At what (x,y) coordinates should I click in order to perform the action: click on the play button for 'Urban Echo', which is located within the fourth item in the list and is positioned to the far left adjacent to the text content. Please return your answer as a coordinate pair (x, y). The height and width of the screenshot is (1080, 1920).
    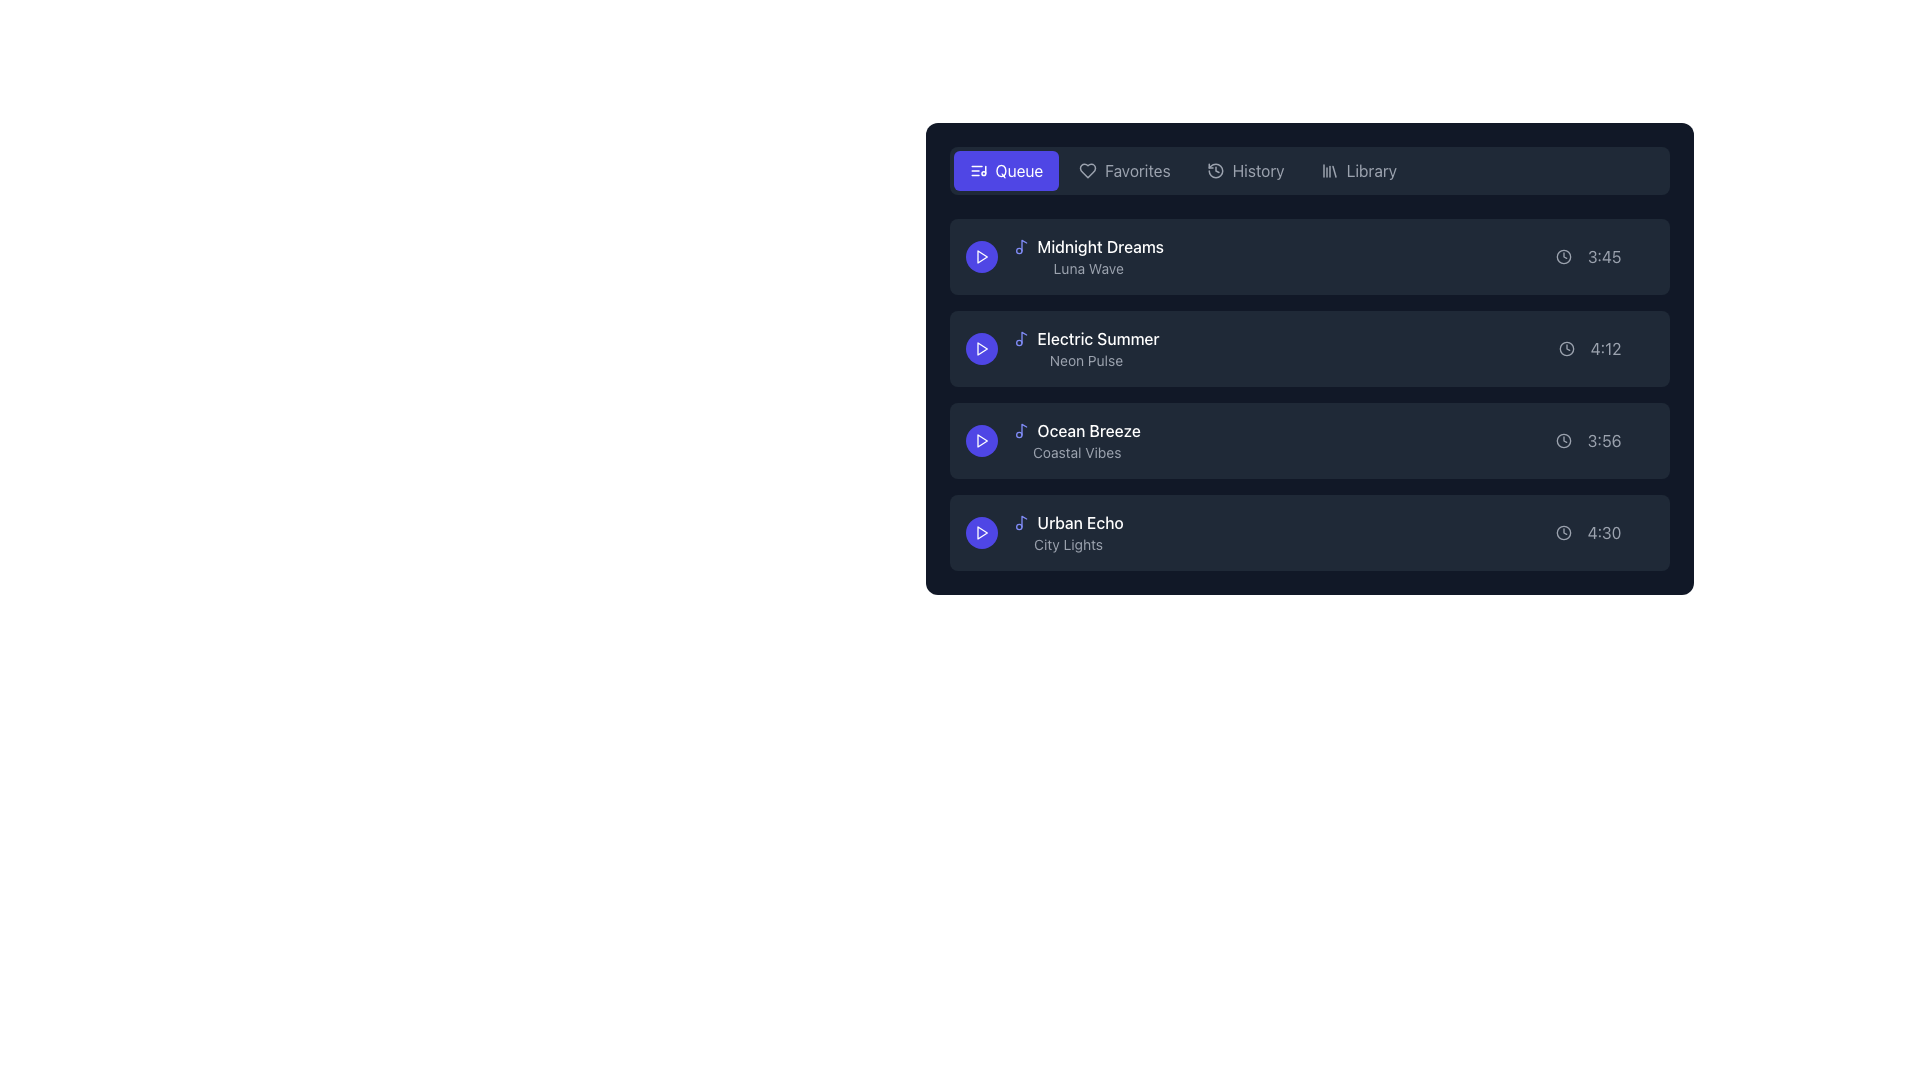
    Looking at the image, I should click on (981, 531).